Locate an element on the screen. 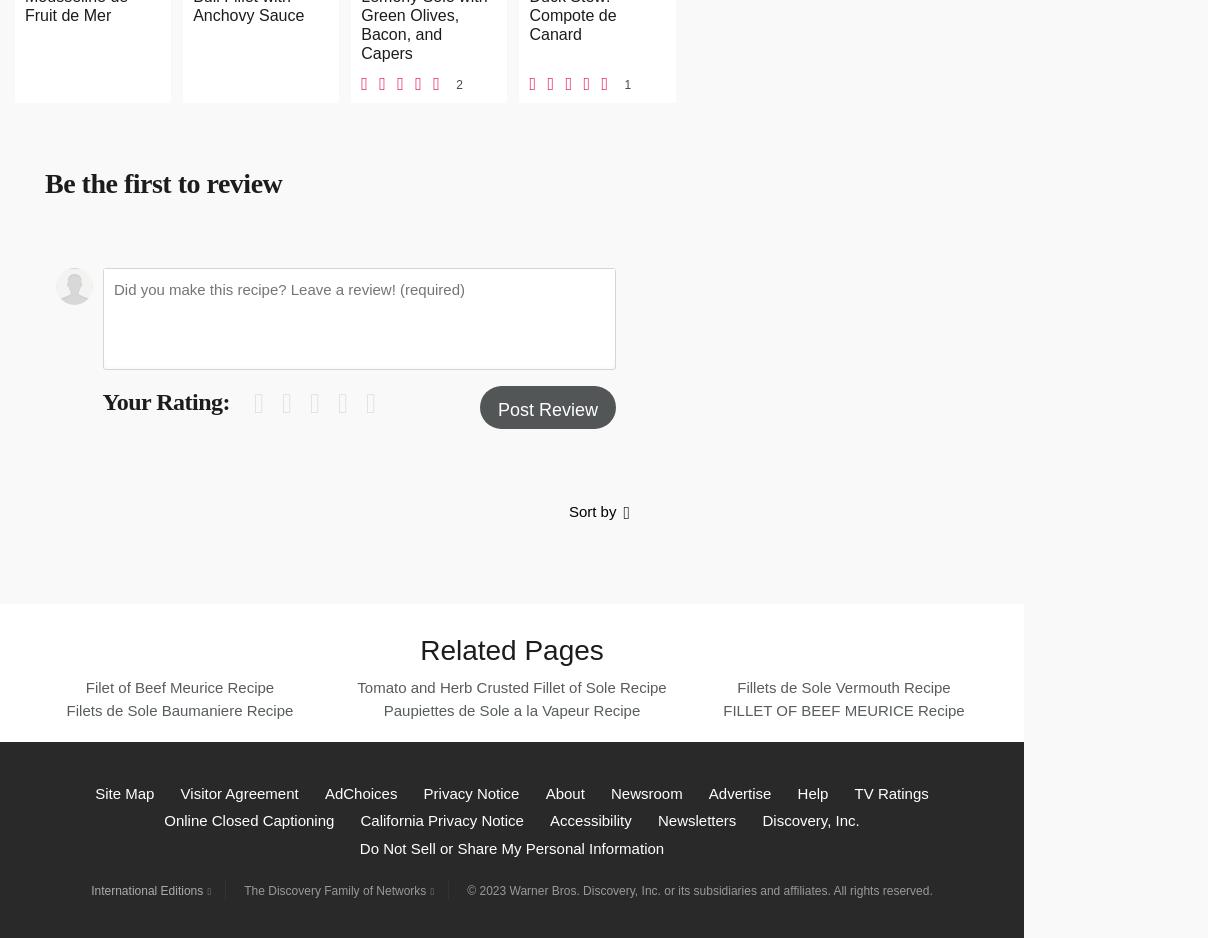 The image size is (1208, 938). 'Newsroom' is located at coordinates (645, 792).